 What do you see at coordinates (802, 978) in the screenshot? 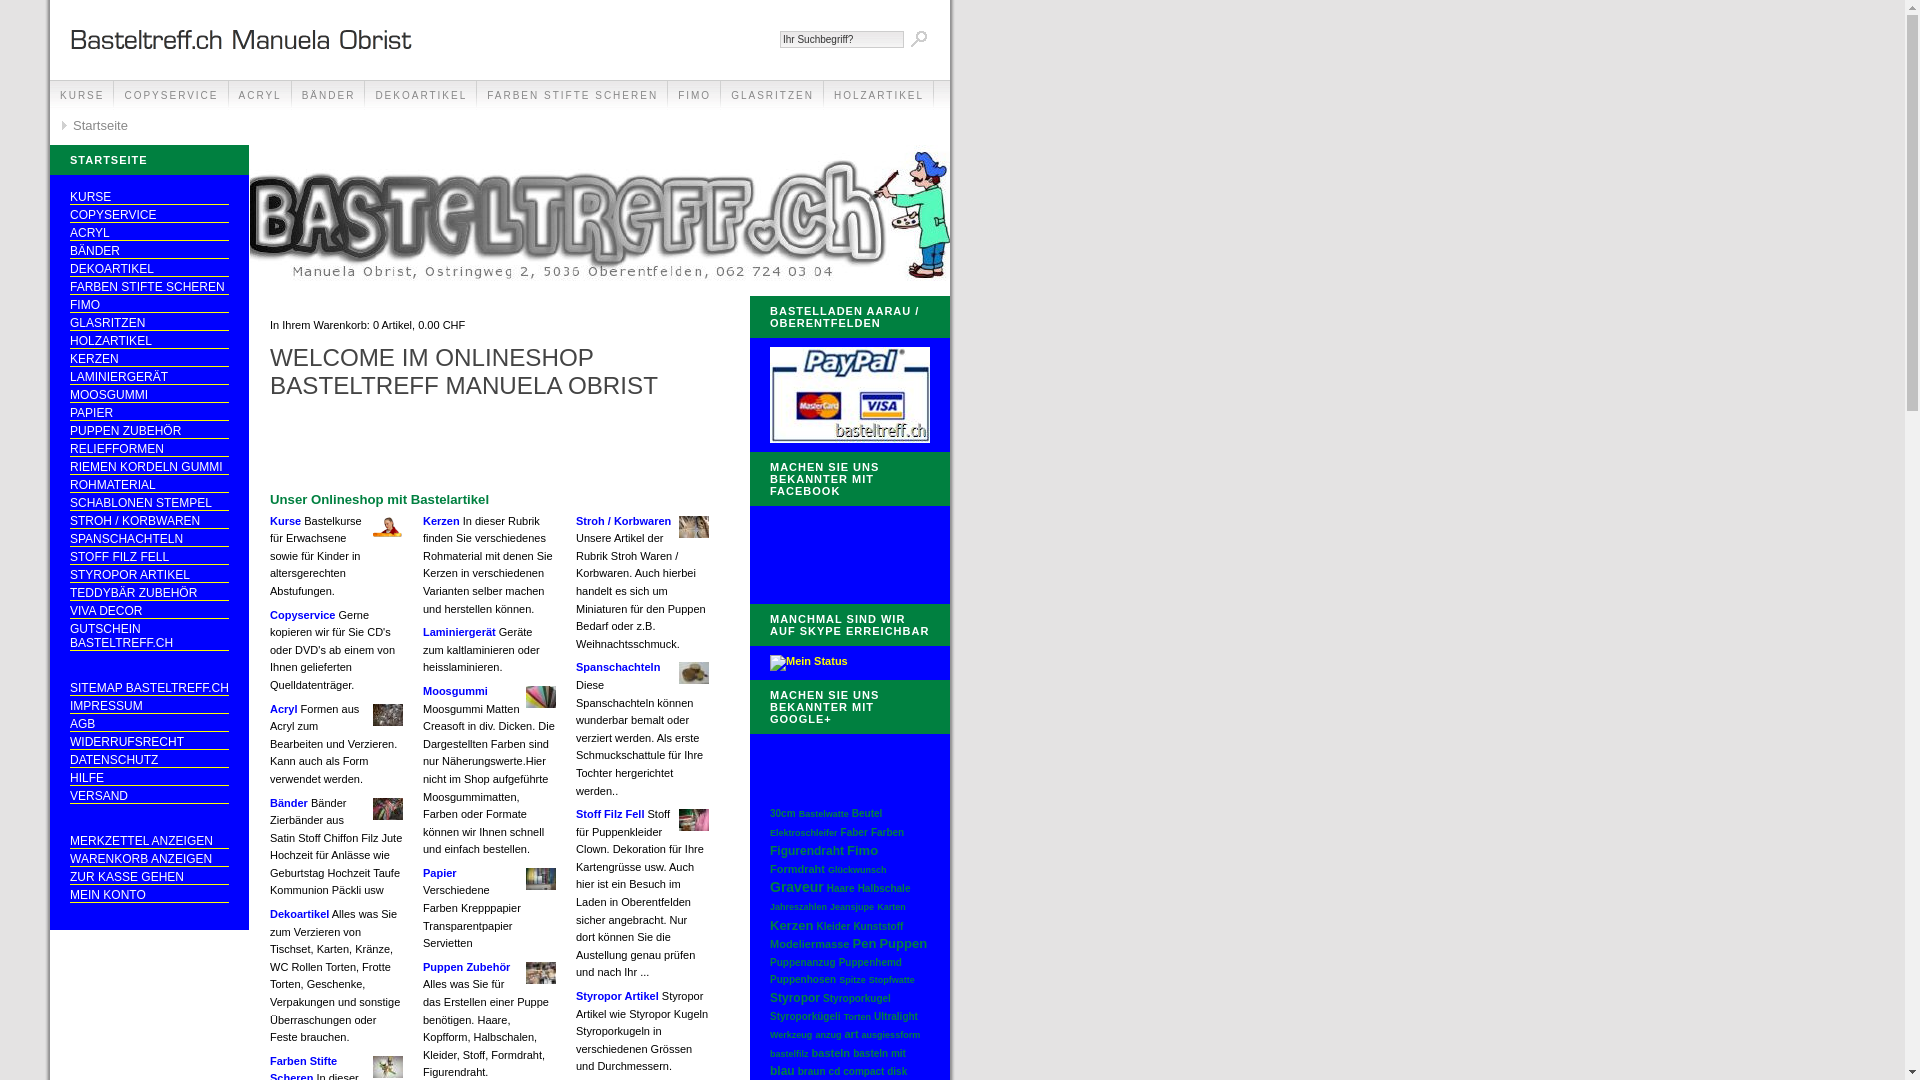
I see `'Puppenhosen'` at bounding box center [802, 978].